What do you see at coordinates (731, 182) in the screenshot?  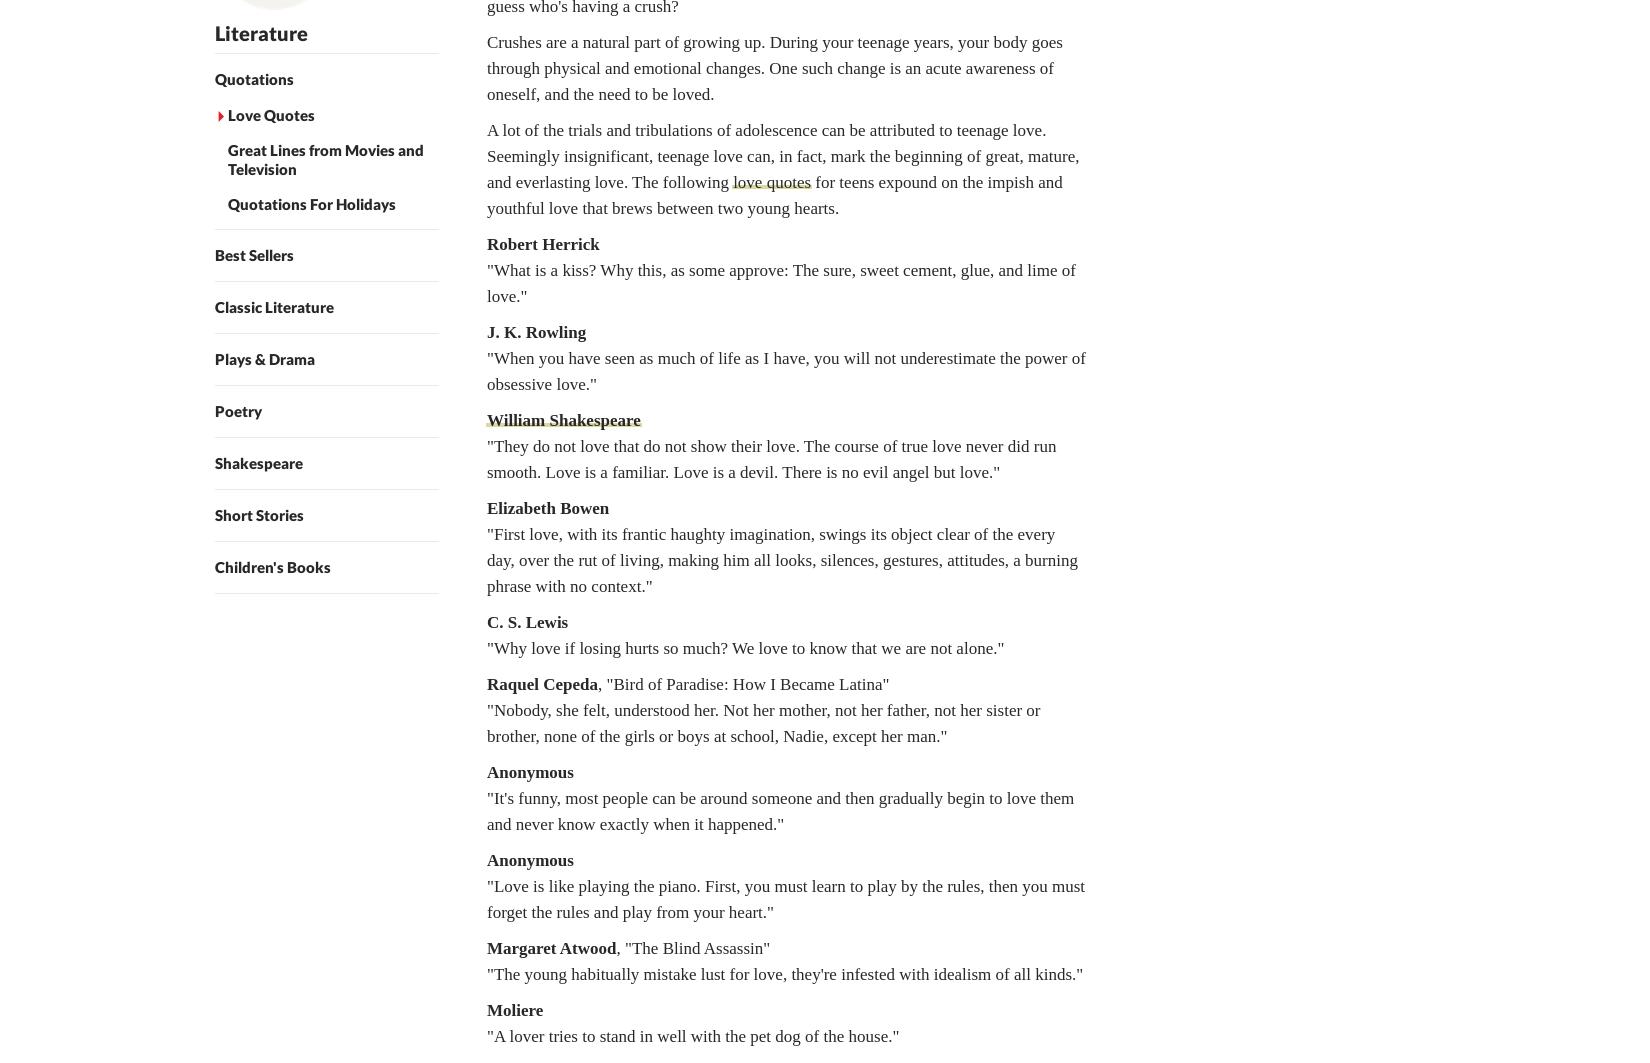 I see `'love quotes'` at bounding box center [731, 182].